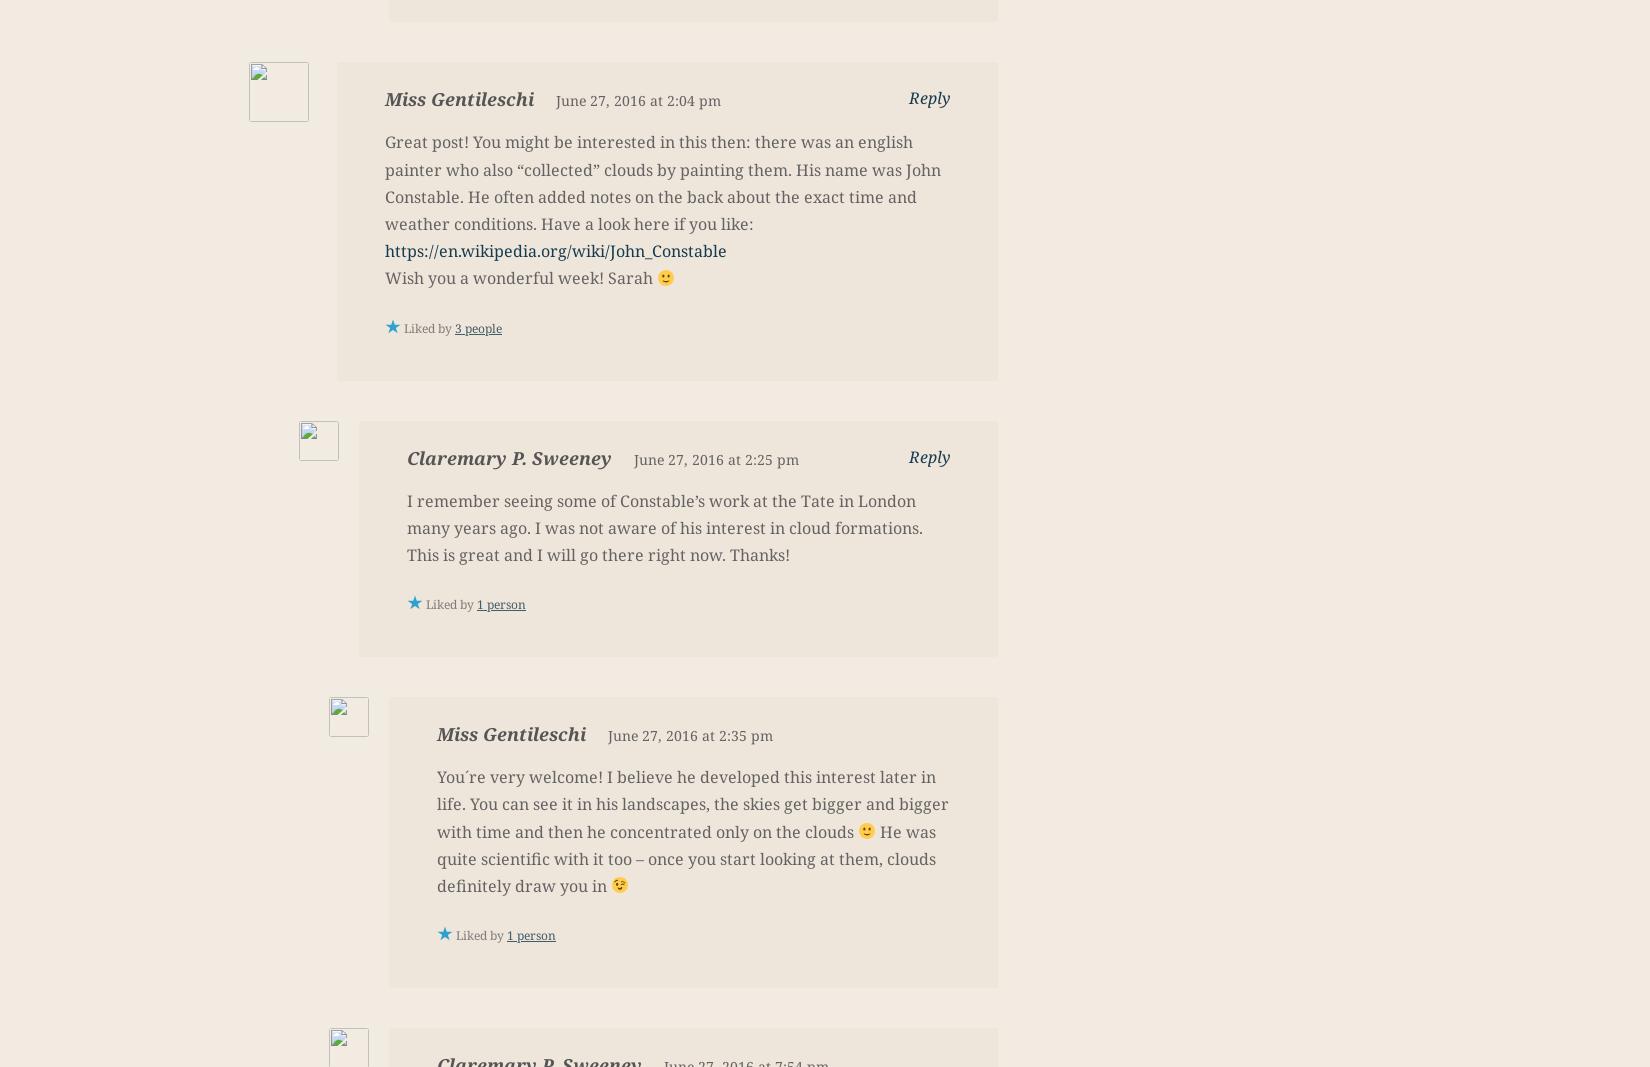 This screenshot has width=1650, height=1067. Describe the element at coordinates (692, 802) in the screenshot. I see `'You´re very welcome! I believe he developed this interest later in life. You can see it in his landscapes, the skies get bigger and bigger with time and then he concentrated only on the clouds'` at that location.